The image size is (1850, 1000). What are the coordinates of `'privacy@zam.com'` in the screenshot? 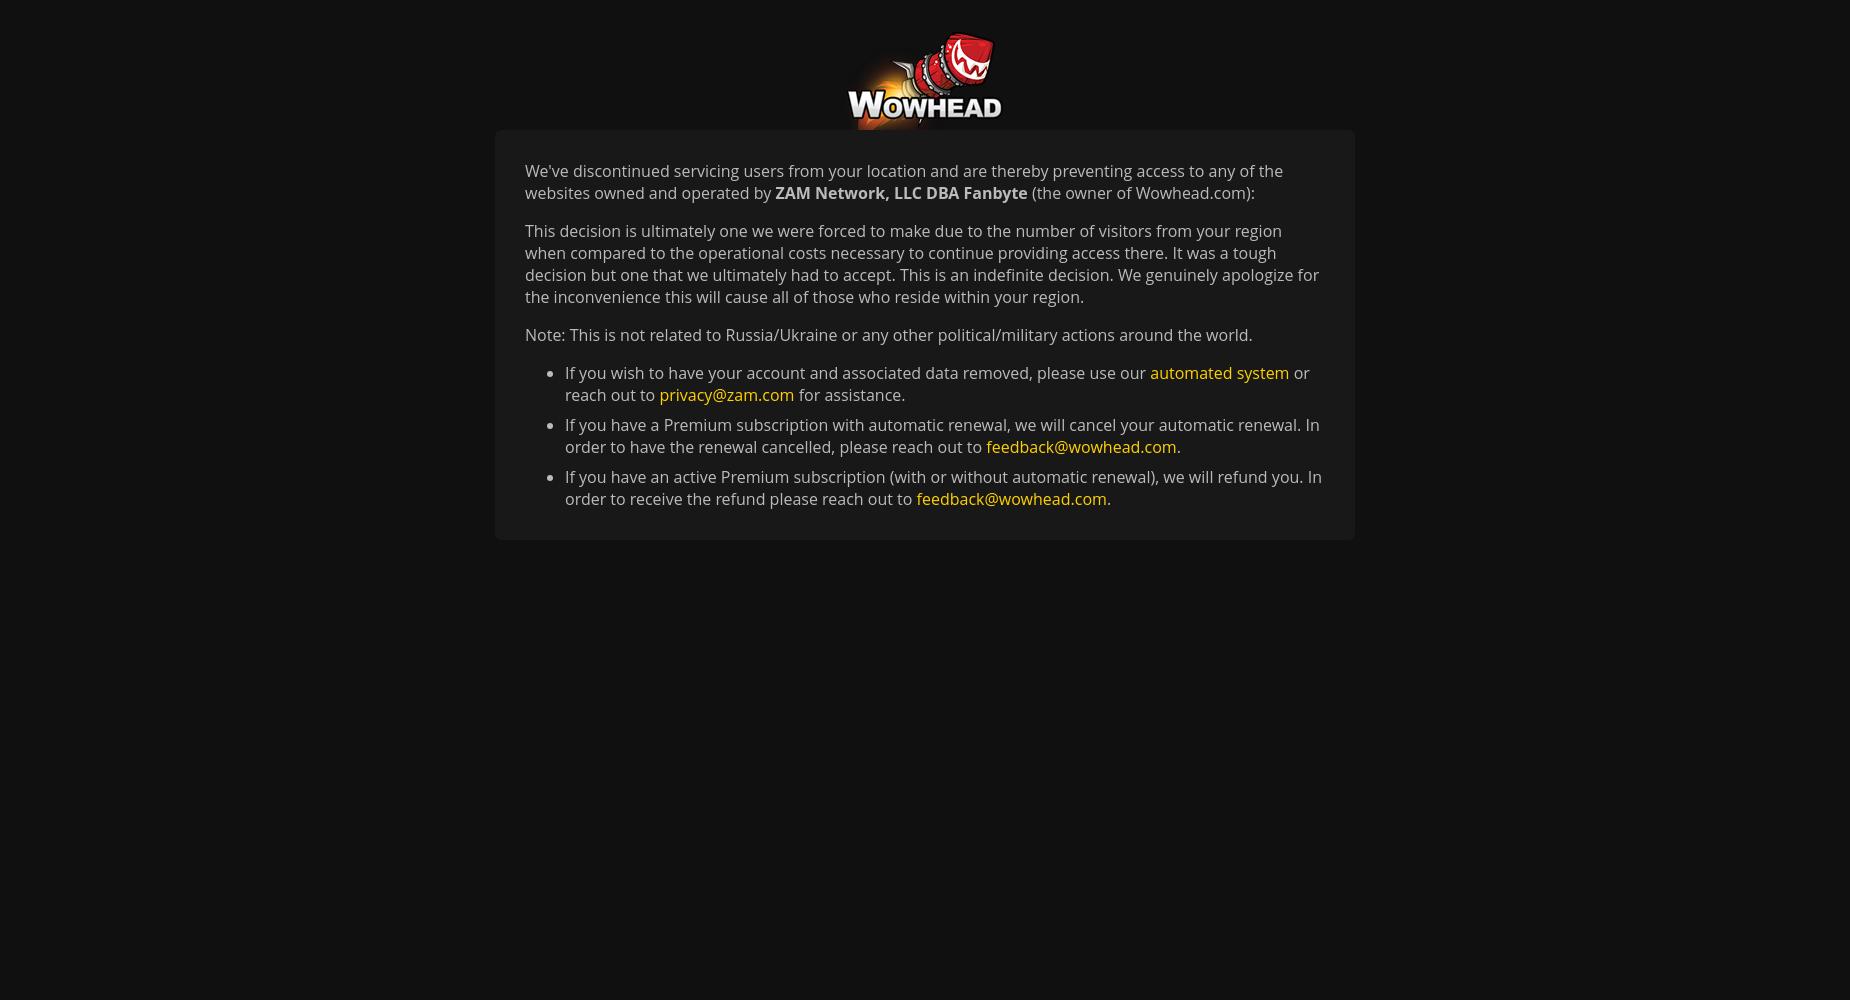 It's located at (726, 395).